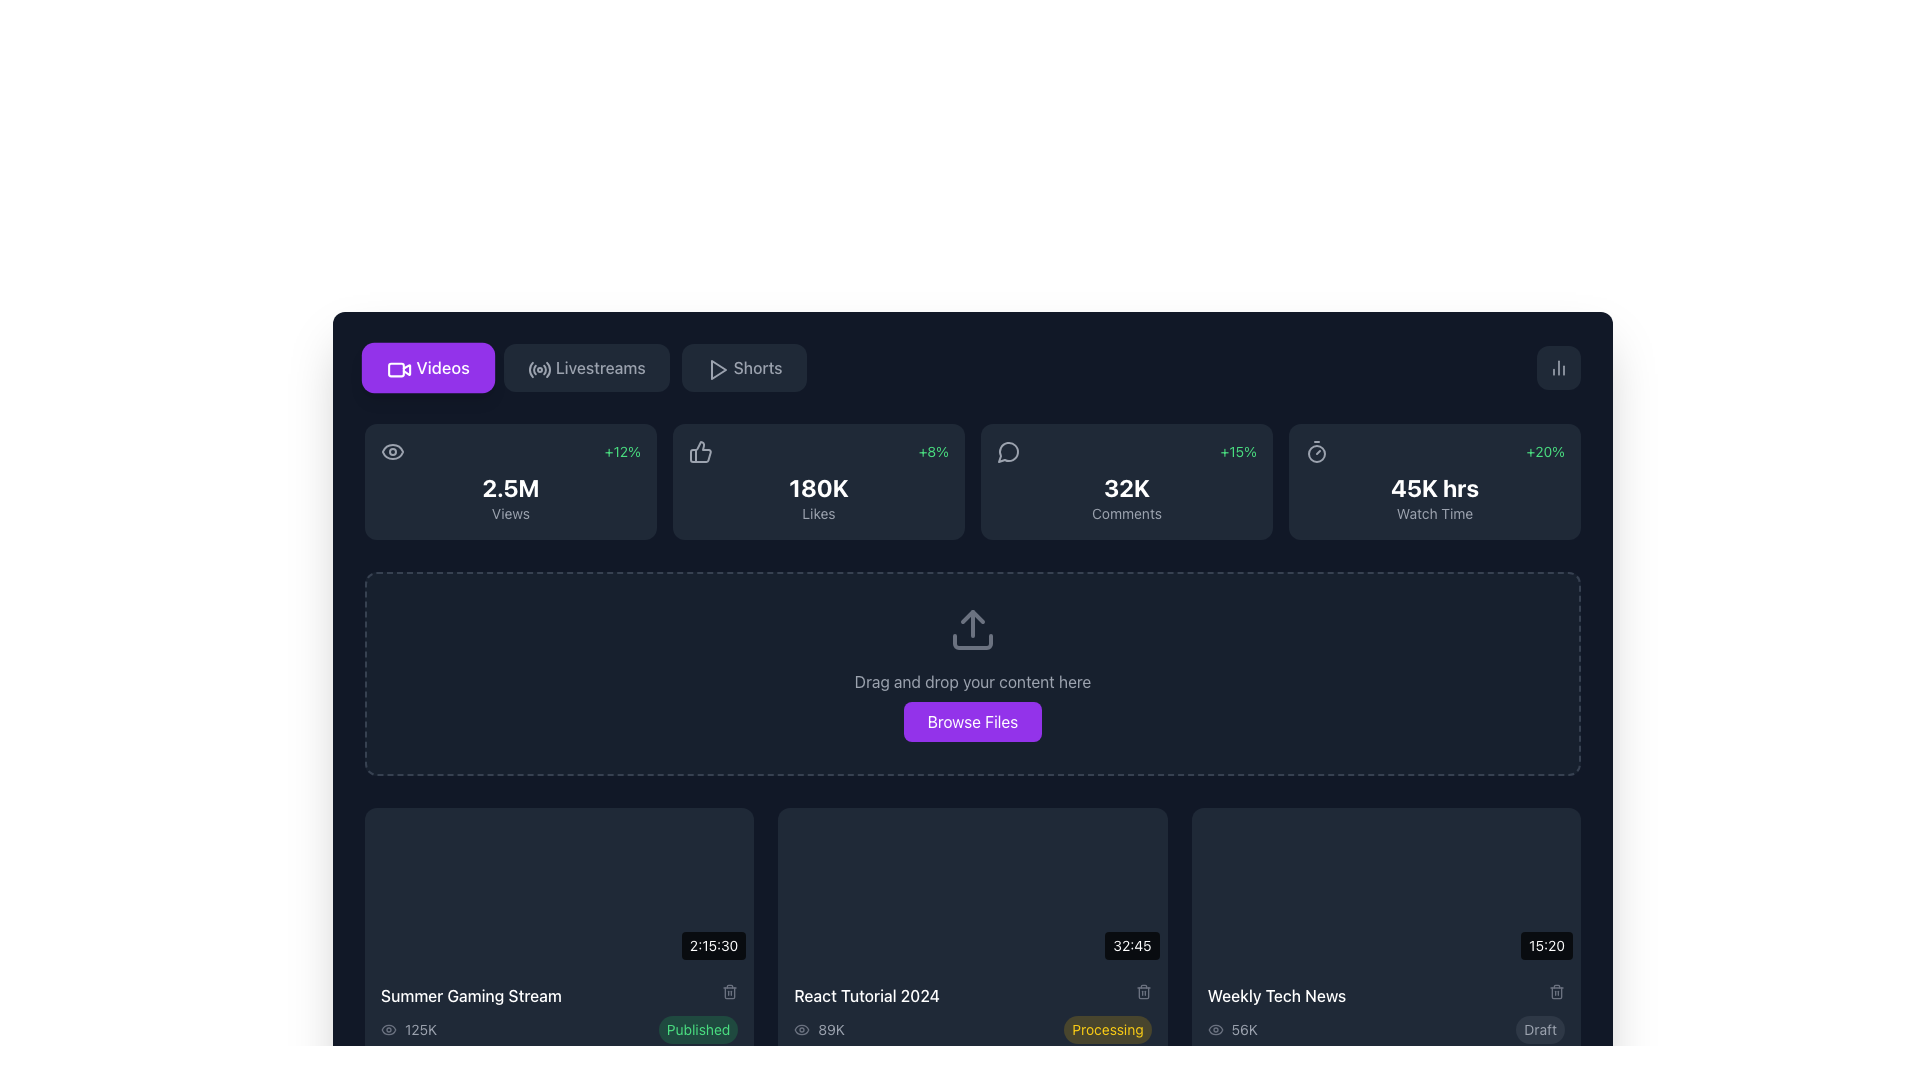  I want to click on the details of the 'Shorts' icon located on the left side of the 'Shorts' button in the horizontal menu at the top of the interface, so click(715, 367).